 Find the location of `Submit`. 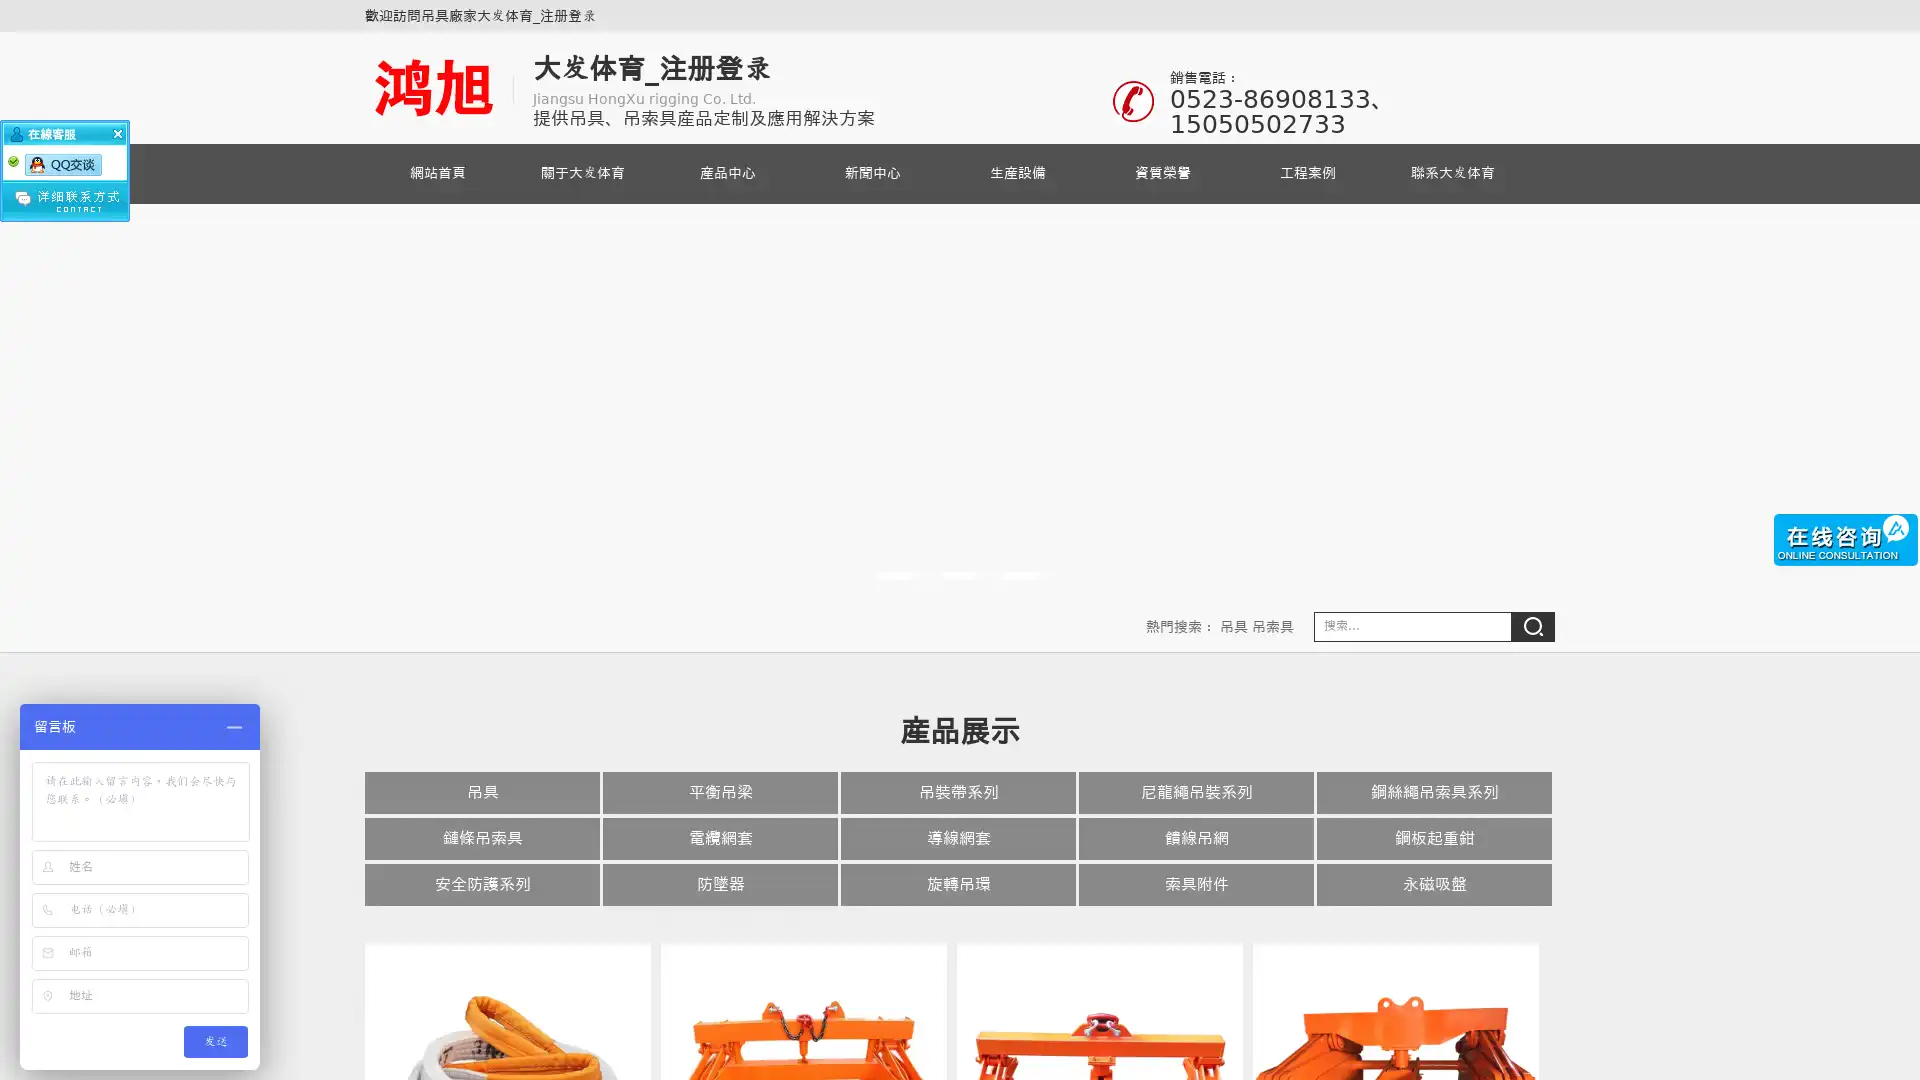

Submit is located at coordinates (1532, 626).